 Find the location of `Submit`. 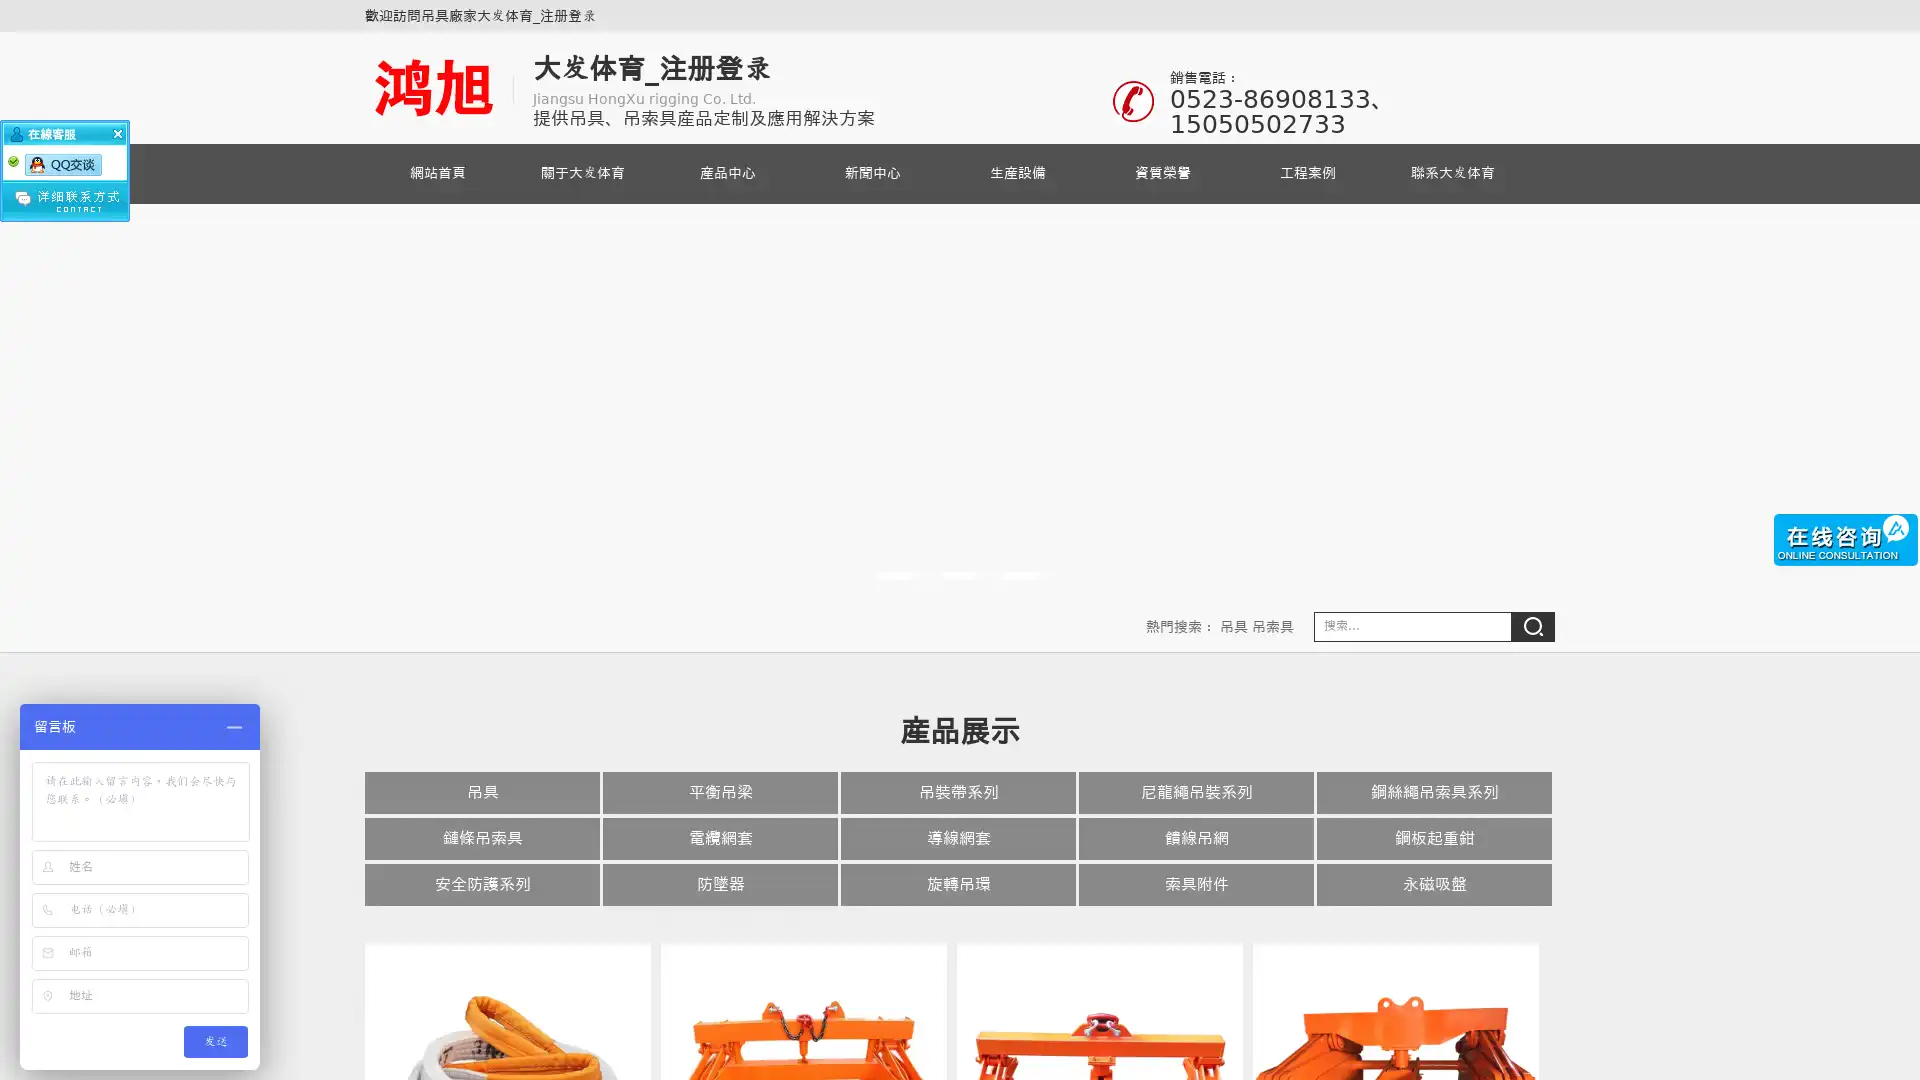

Submit is located at coordinates (1532, 626).